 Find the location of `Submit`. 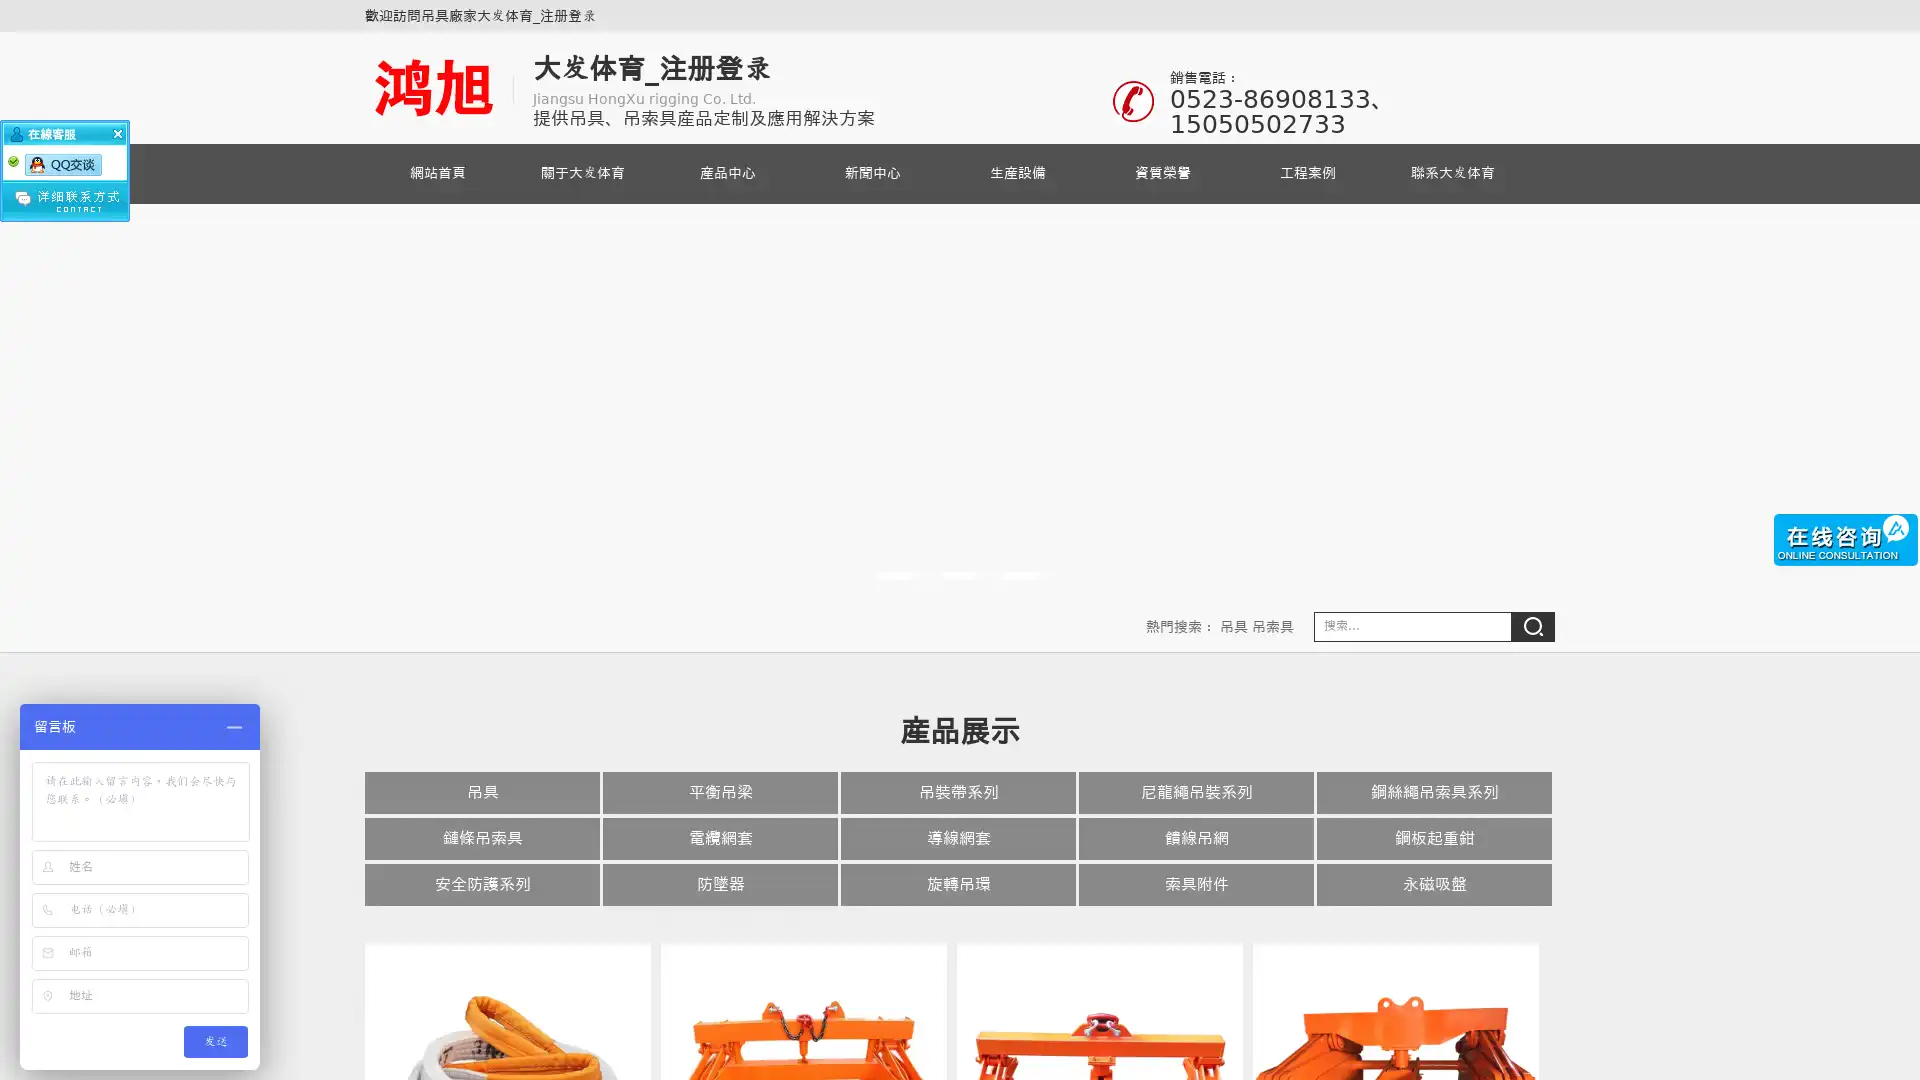

Submit is located at coordinates (1532, 626).